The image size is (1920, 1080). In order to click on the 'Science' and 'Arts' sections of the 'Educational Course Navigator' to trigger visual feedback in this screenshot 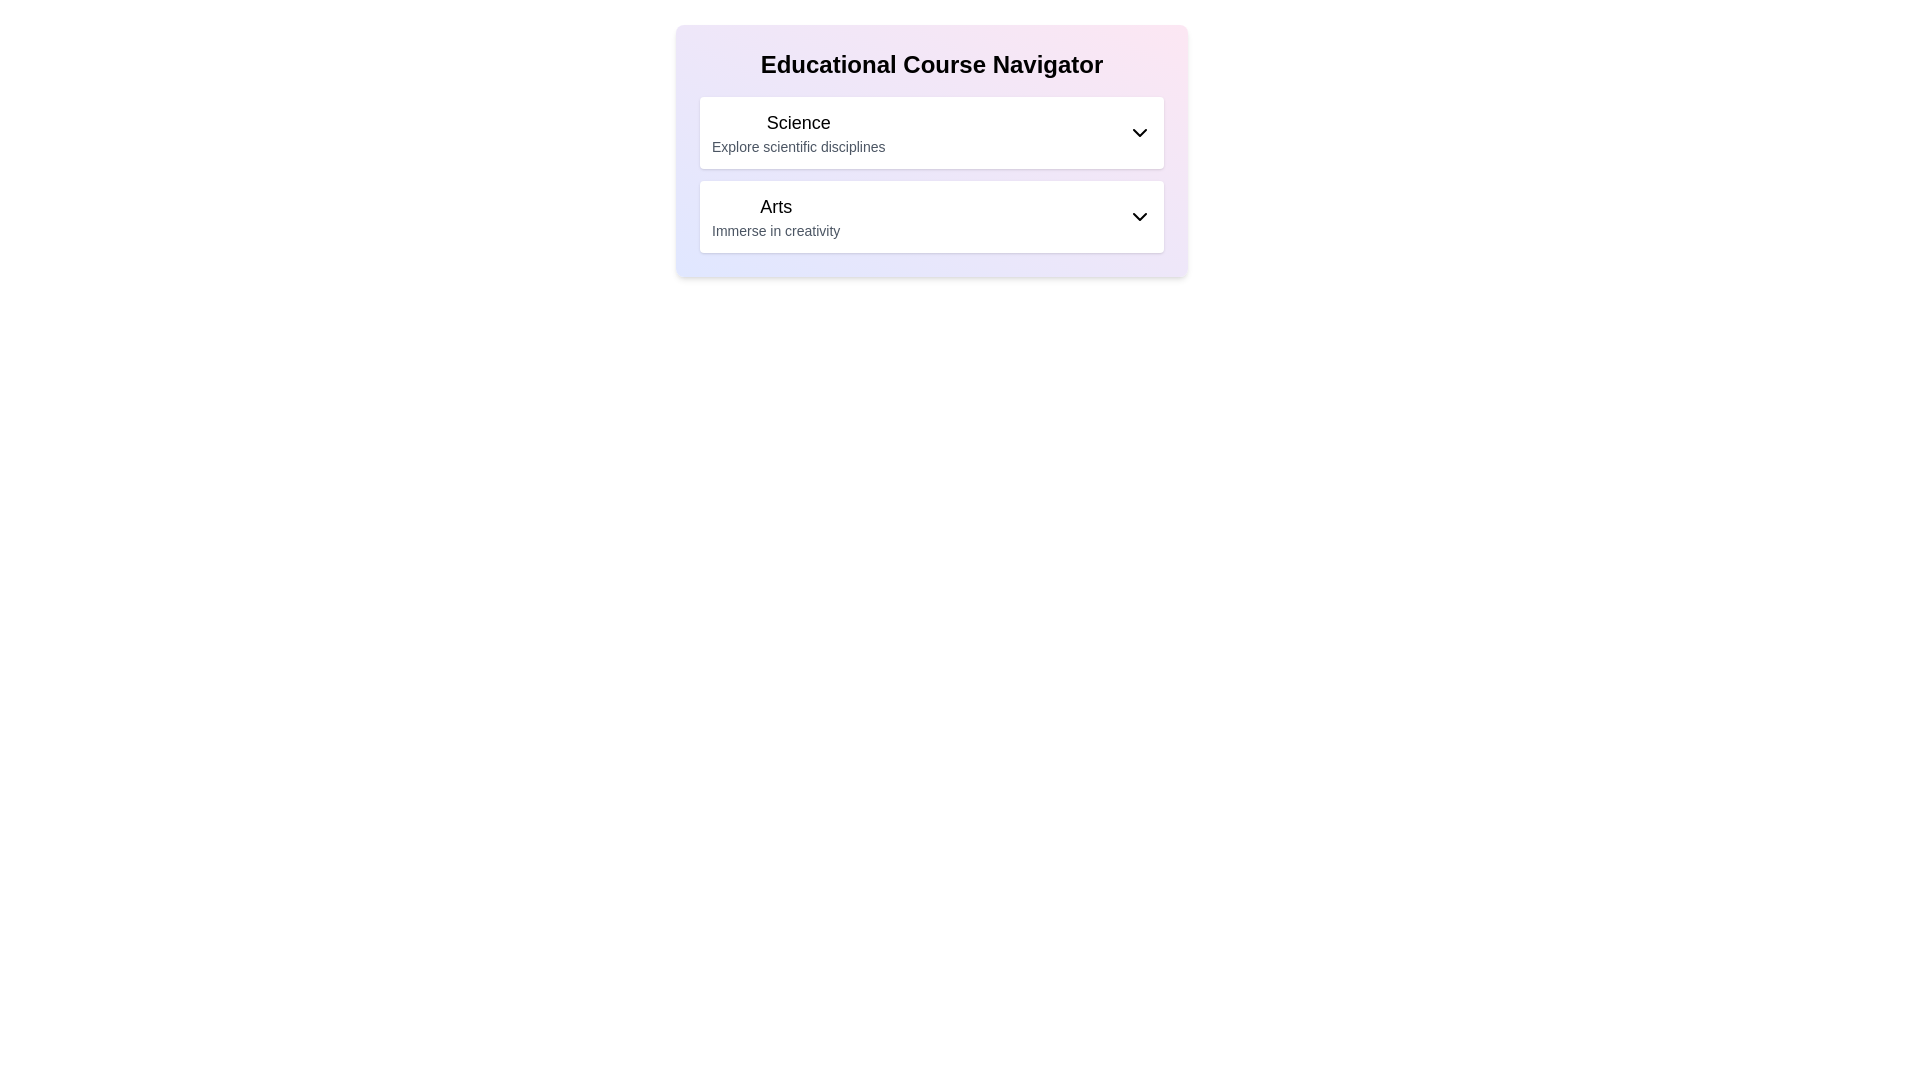, I will do `click(930, 149)`.